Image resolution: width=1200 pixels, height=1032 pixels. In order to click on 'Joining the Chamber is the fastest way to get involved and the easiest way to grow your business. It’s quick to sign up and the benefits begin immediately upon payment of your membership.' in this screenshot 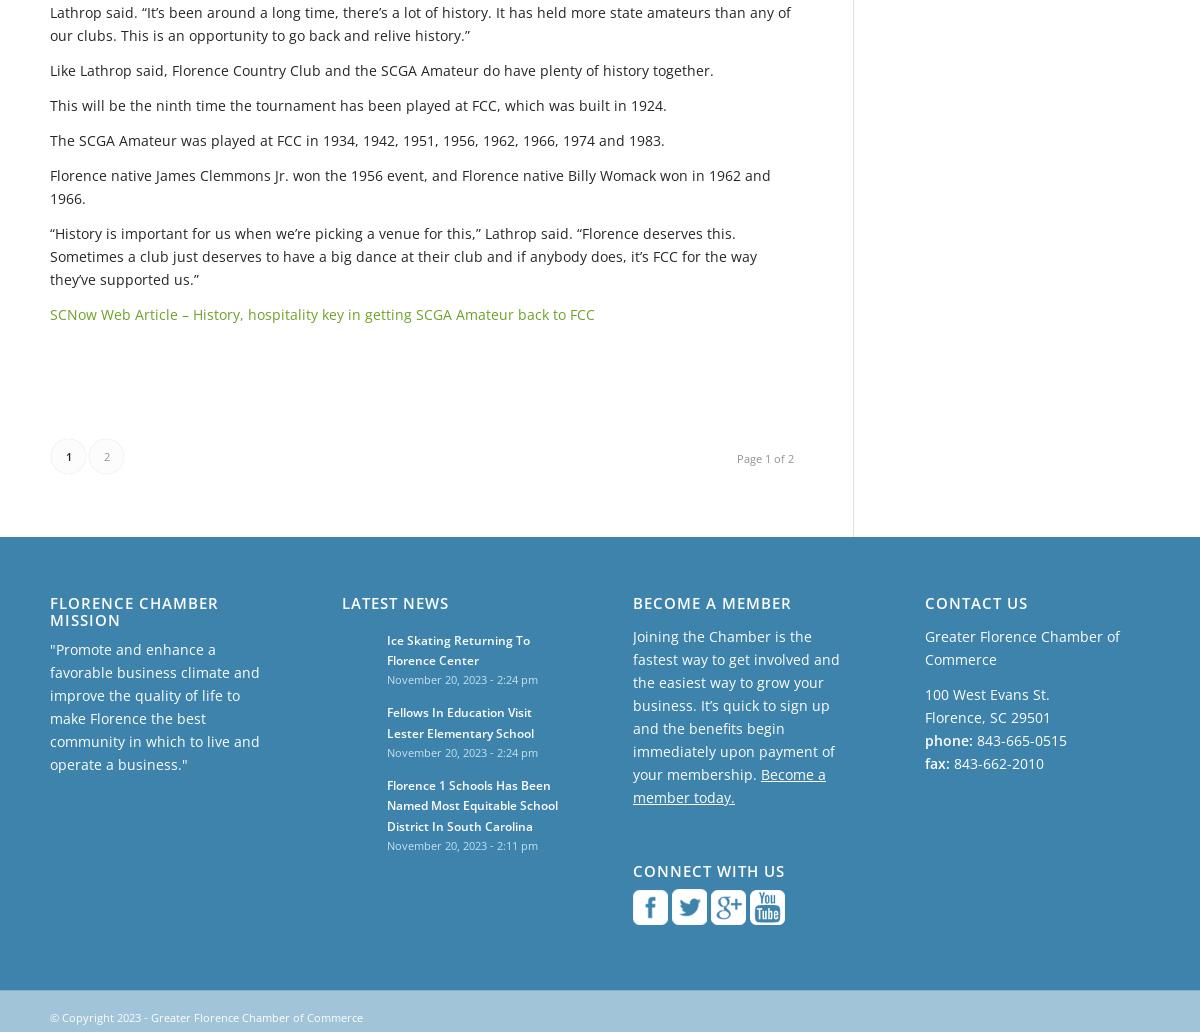, I will do `click(736, 703)`.